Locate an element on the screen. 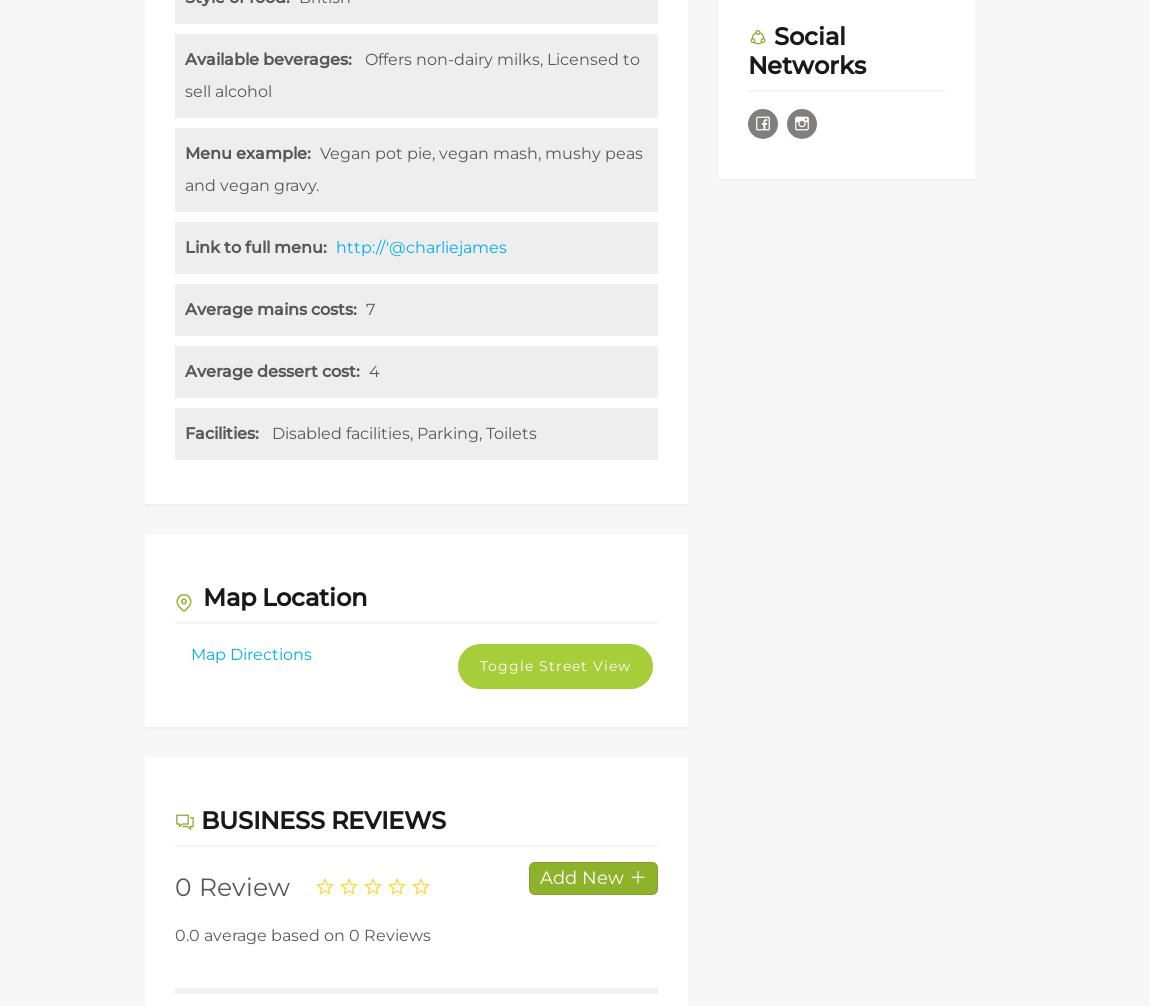  'Facilities:' is located at coordinates (184, 432).